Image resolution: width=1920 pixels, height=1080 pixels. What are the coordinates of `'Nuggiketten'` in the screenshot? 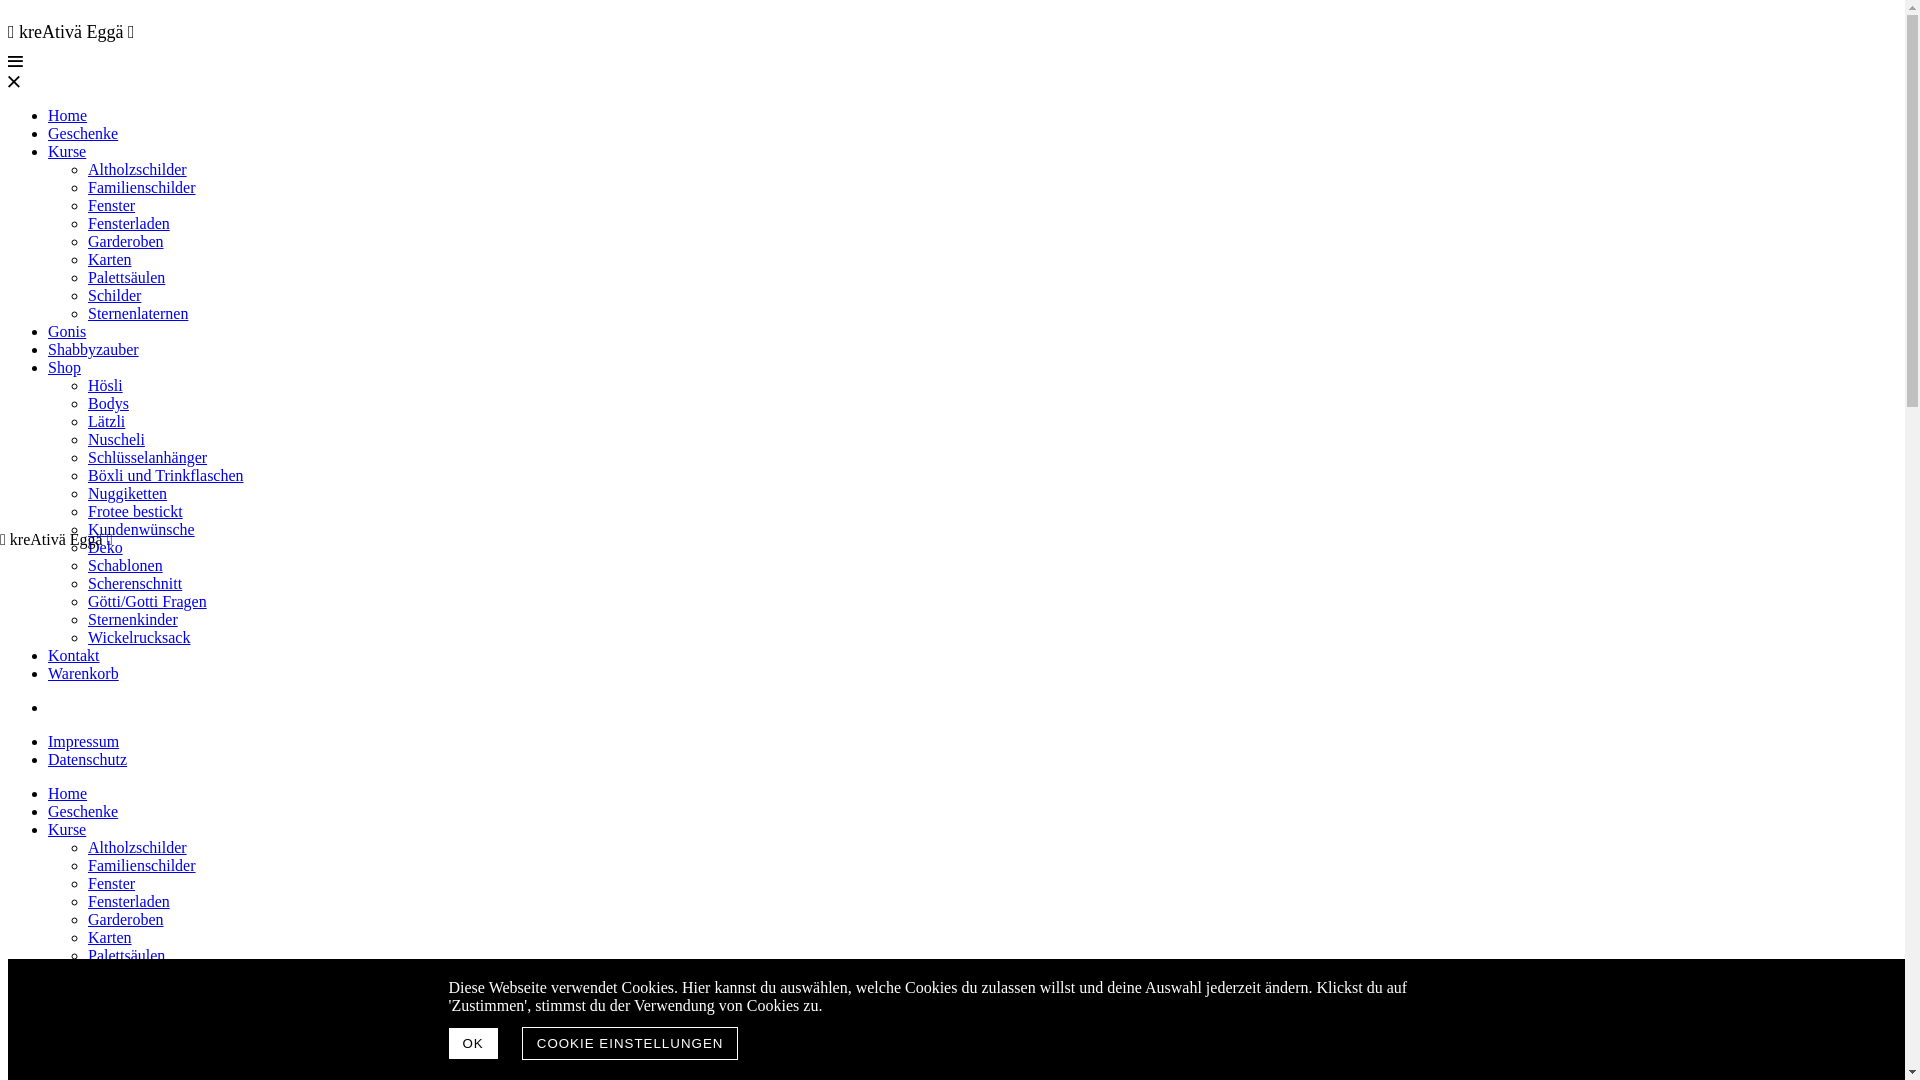 It's located at (126, 493).